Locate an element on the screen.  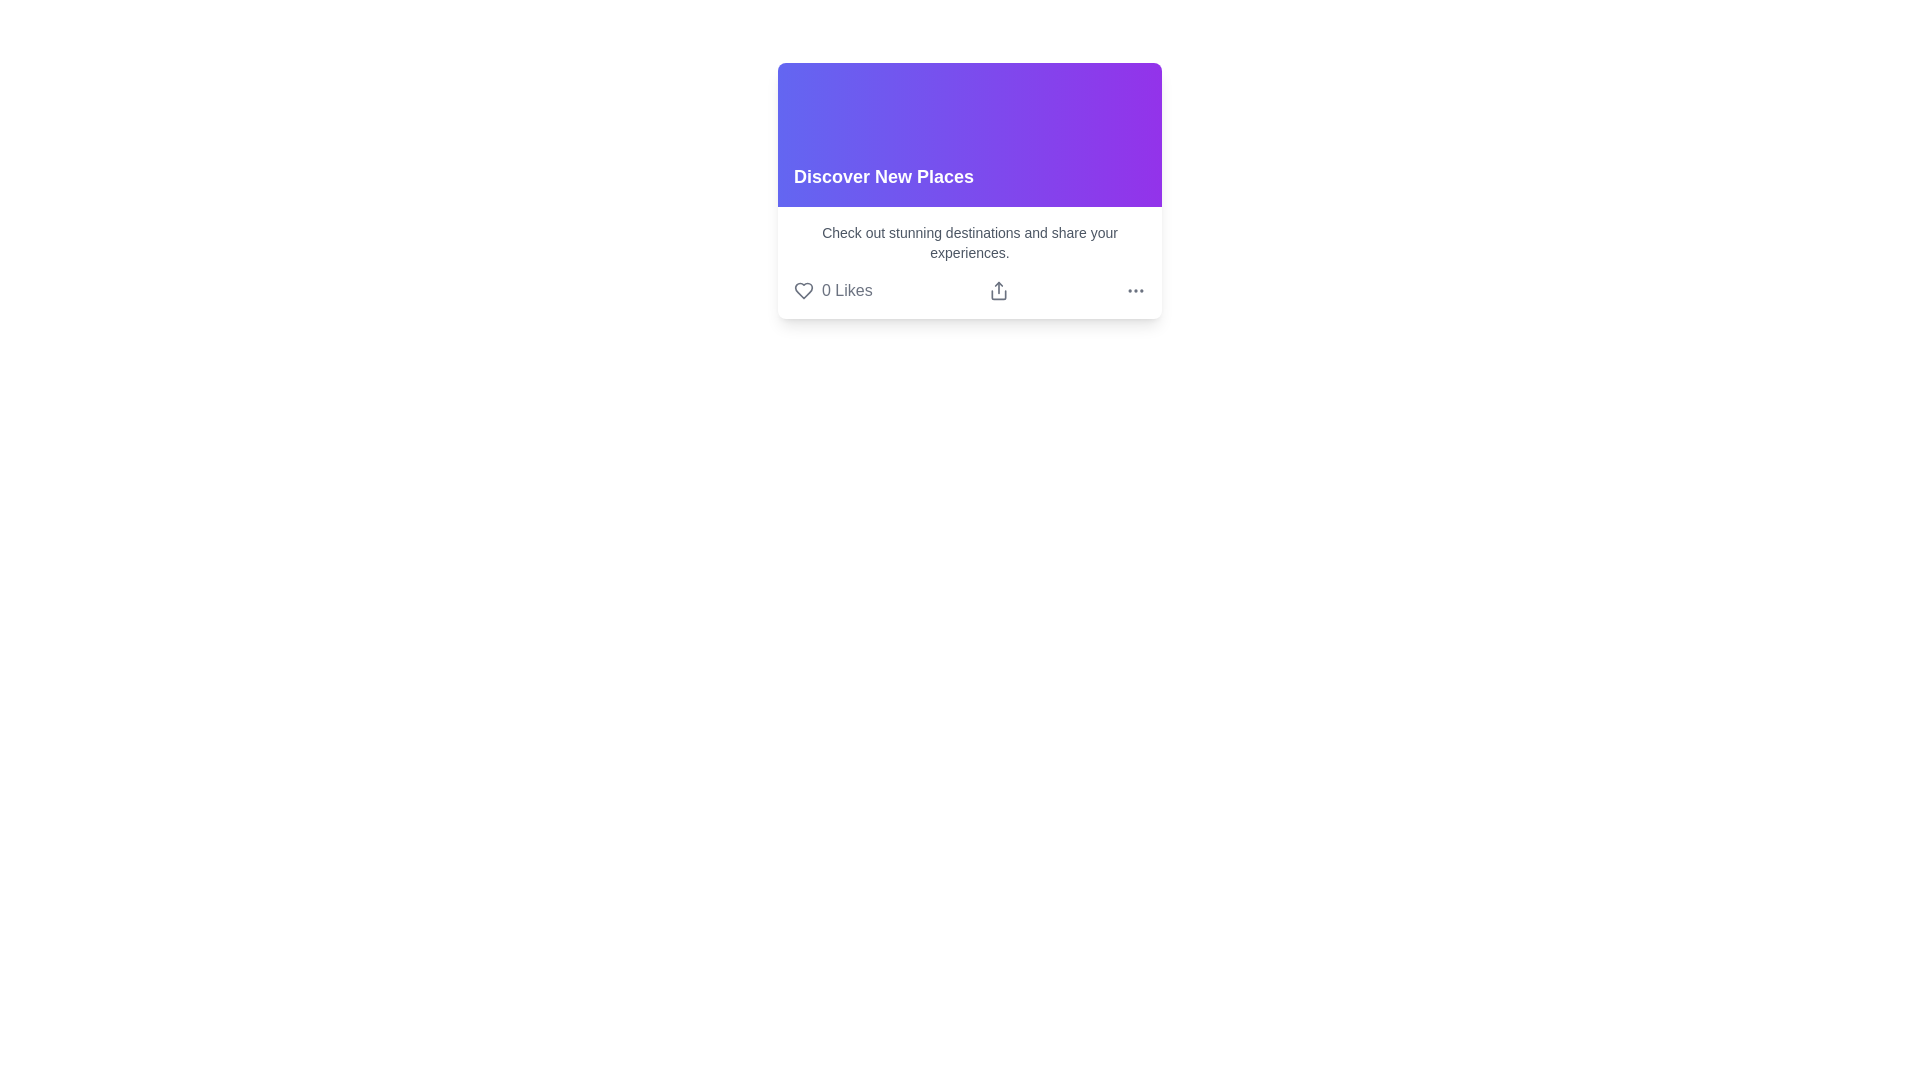
the like button located at the bottom-left corner of the 'Discover New Places' card is located at coordinates (833, 290).